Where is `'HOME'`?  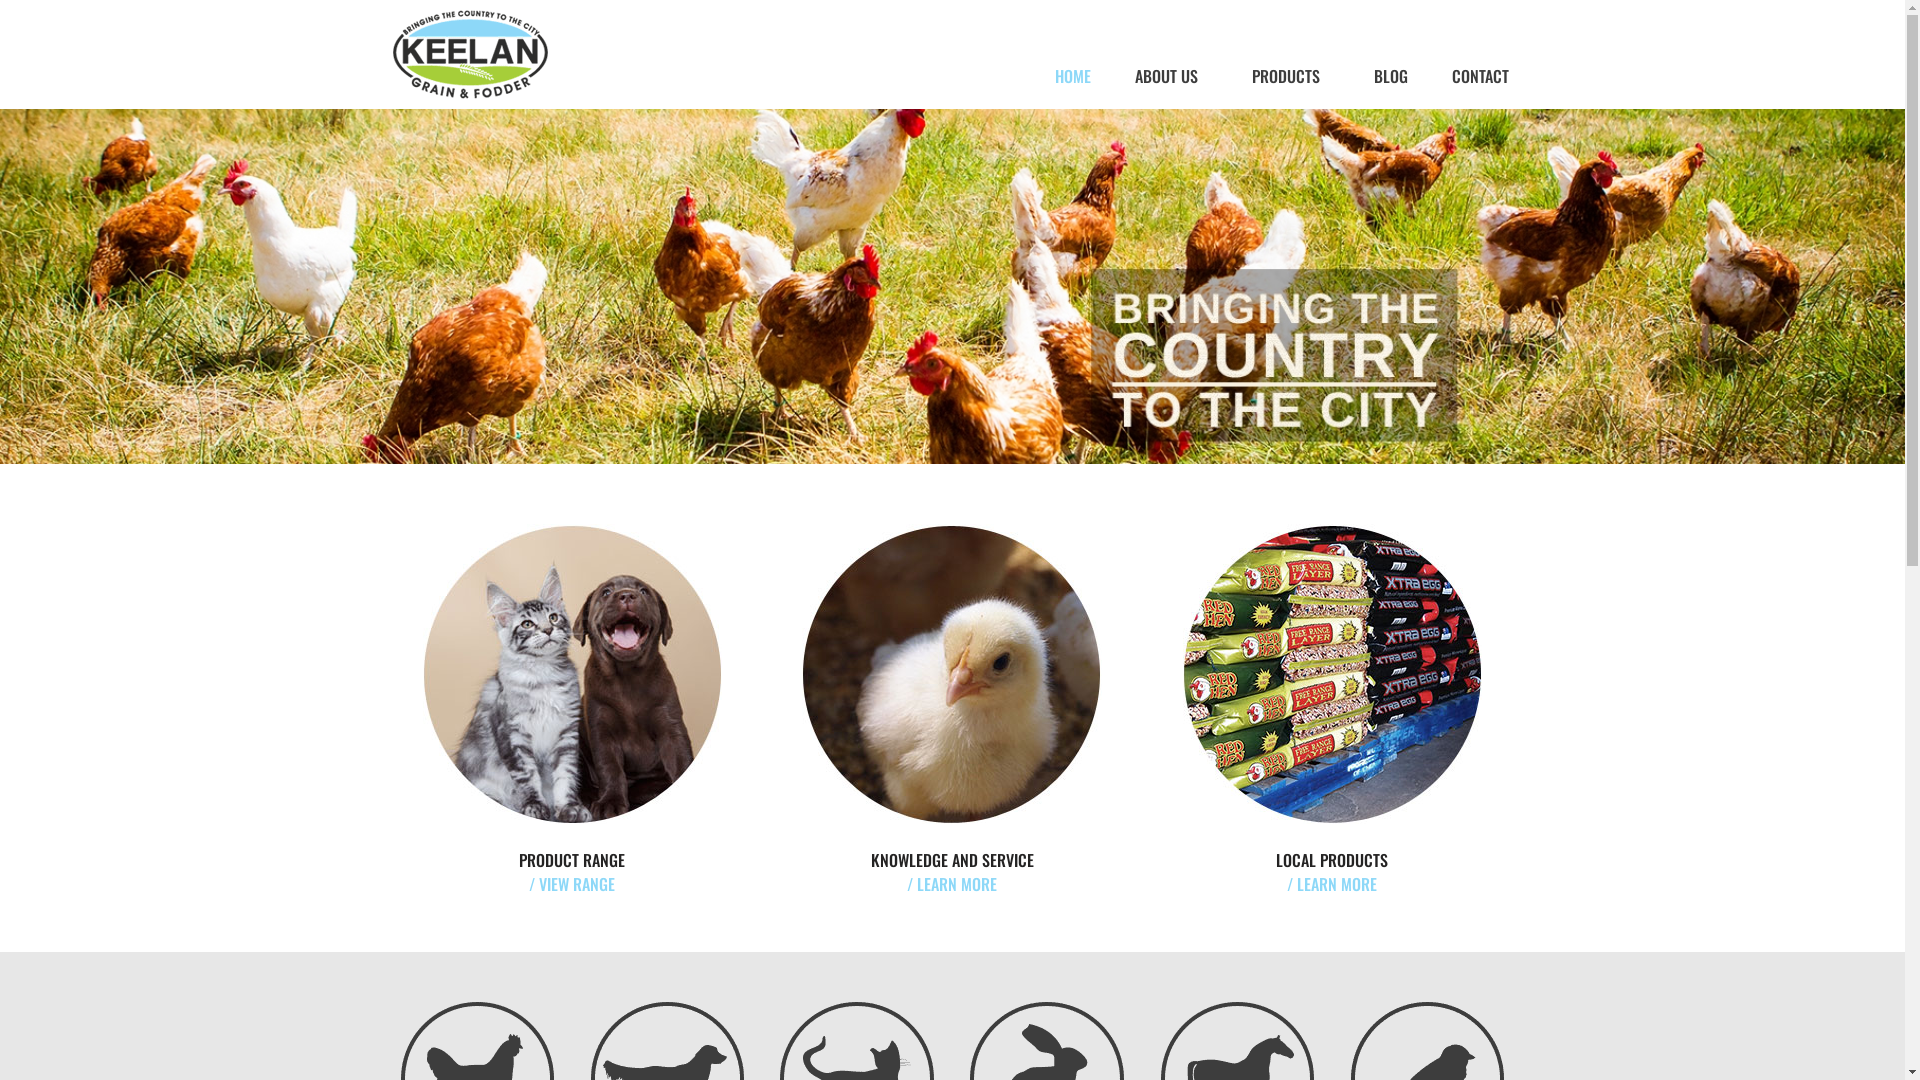 'HOME' is located at coordinates (1054, 75).